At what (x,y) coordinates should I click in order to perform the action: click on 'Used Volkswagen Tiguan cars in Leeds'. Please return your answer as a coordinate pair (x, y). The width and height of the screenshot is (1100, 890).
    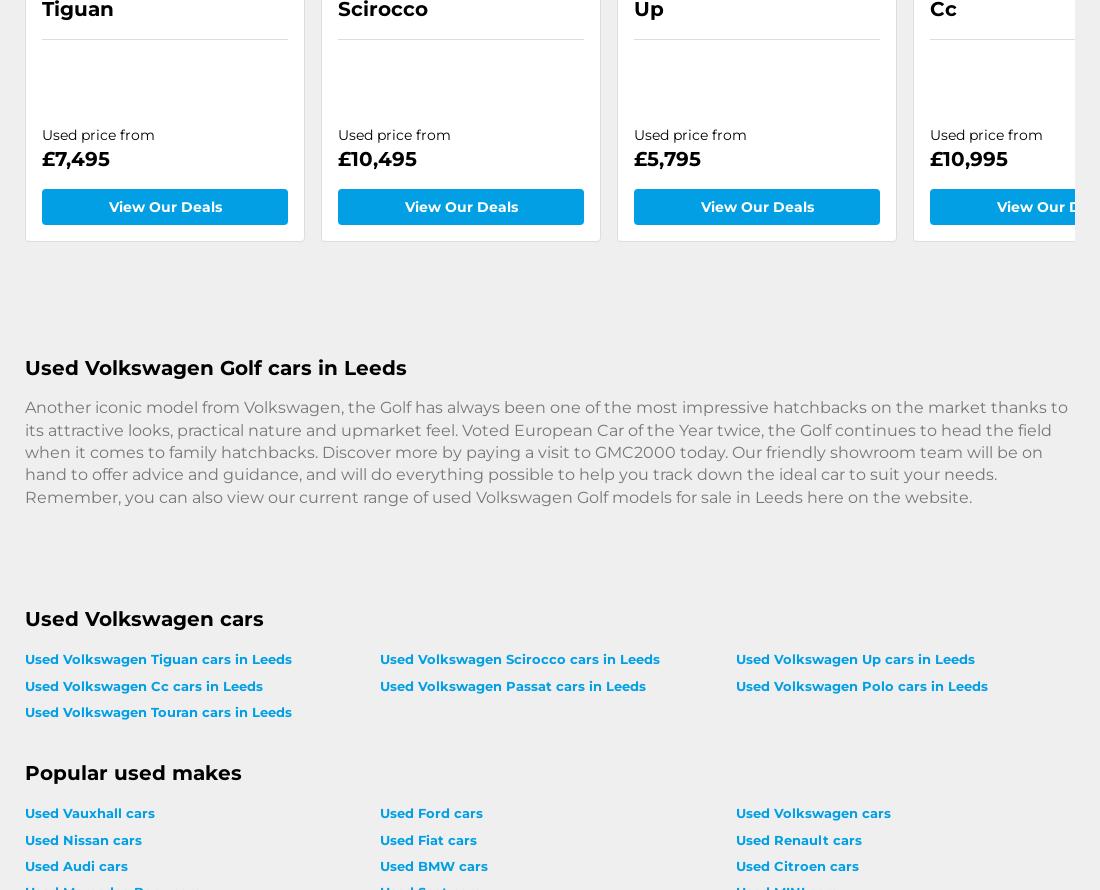
    Looking at the image, I should click on (23, 658).